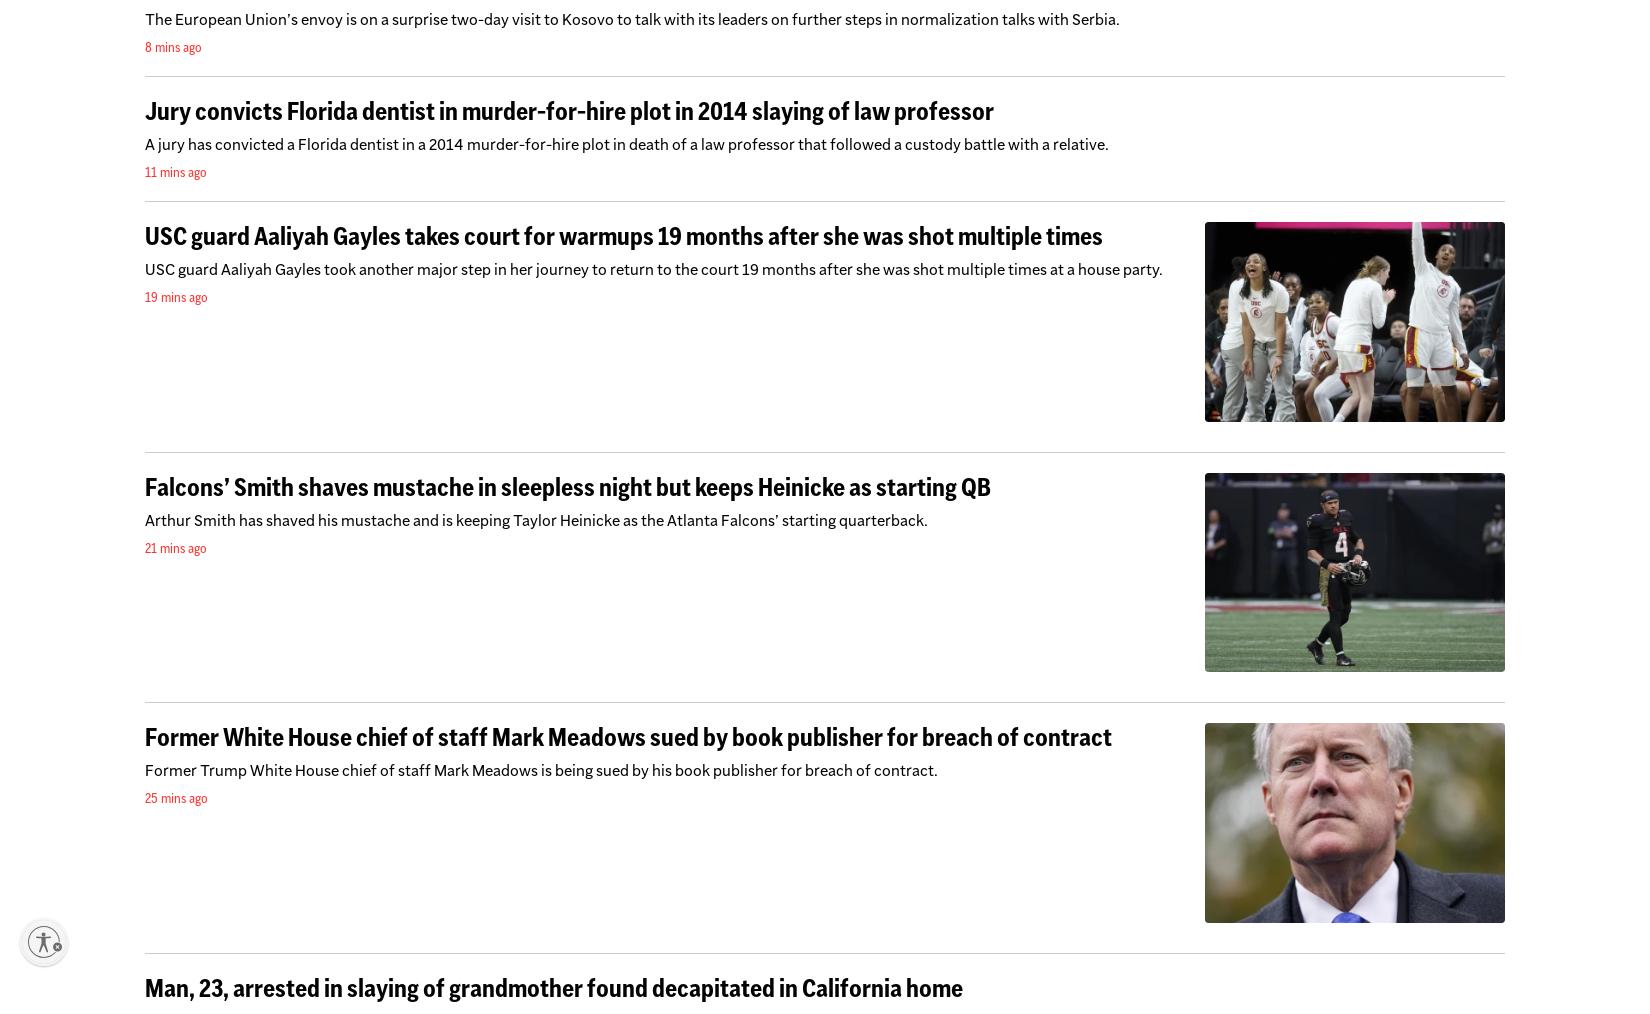 Image resolution: width=1650 pixels, height=1014 pixels. I want to click on 'Former Trump White House chief of staff Mark Meadows is being sued by his book publisher for breach of contract.', so click(540, 770).